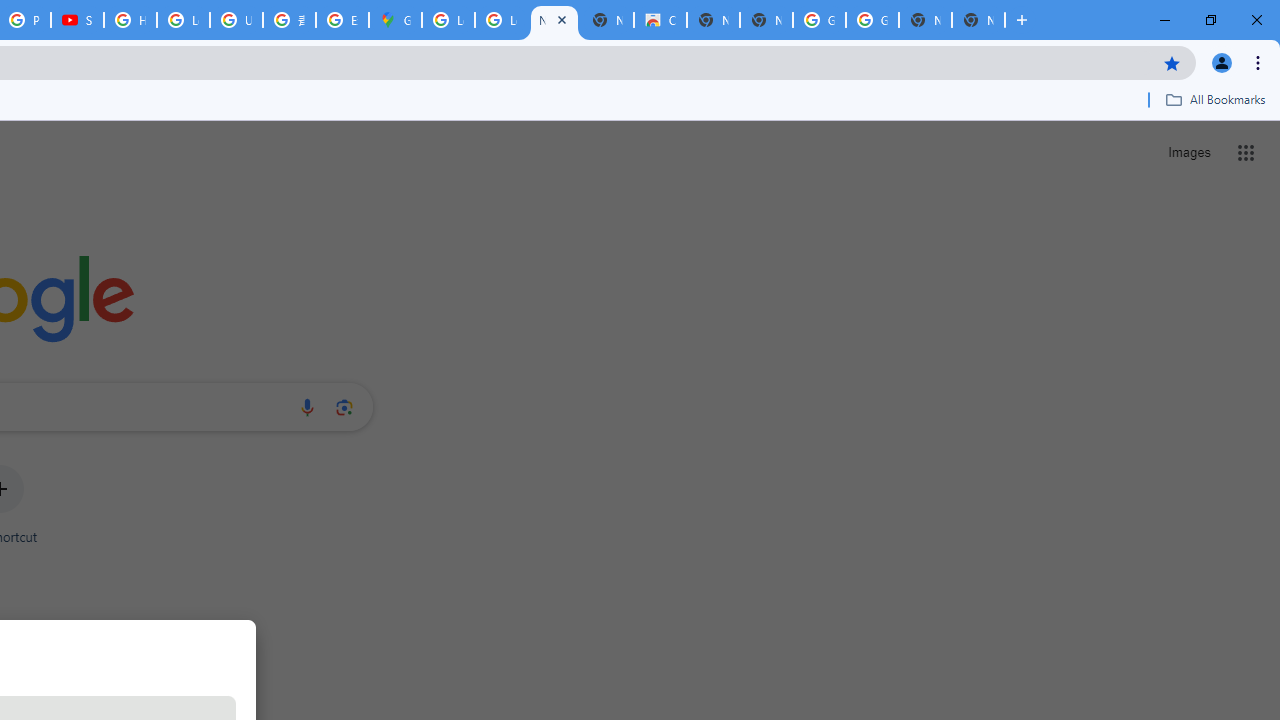 This screenshot has width=1280, height=720. What do you see at coordinates (129, 20) in the screenshot?
I see `'How Chrome protects your passwords - Google Chrome Help'` at bounding box center [129, 20].